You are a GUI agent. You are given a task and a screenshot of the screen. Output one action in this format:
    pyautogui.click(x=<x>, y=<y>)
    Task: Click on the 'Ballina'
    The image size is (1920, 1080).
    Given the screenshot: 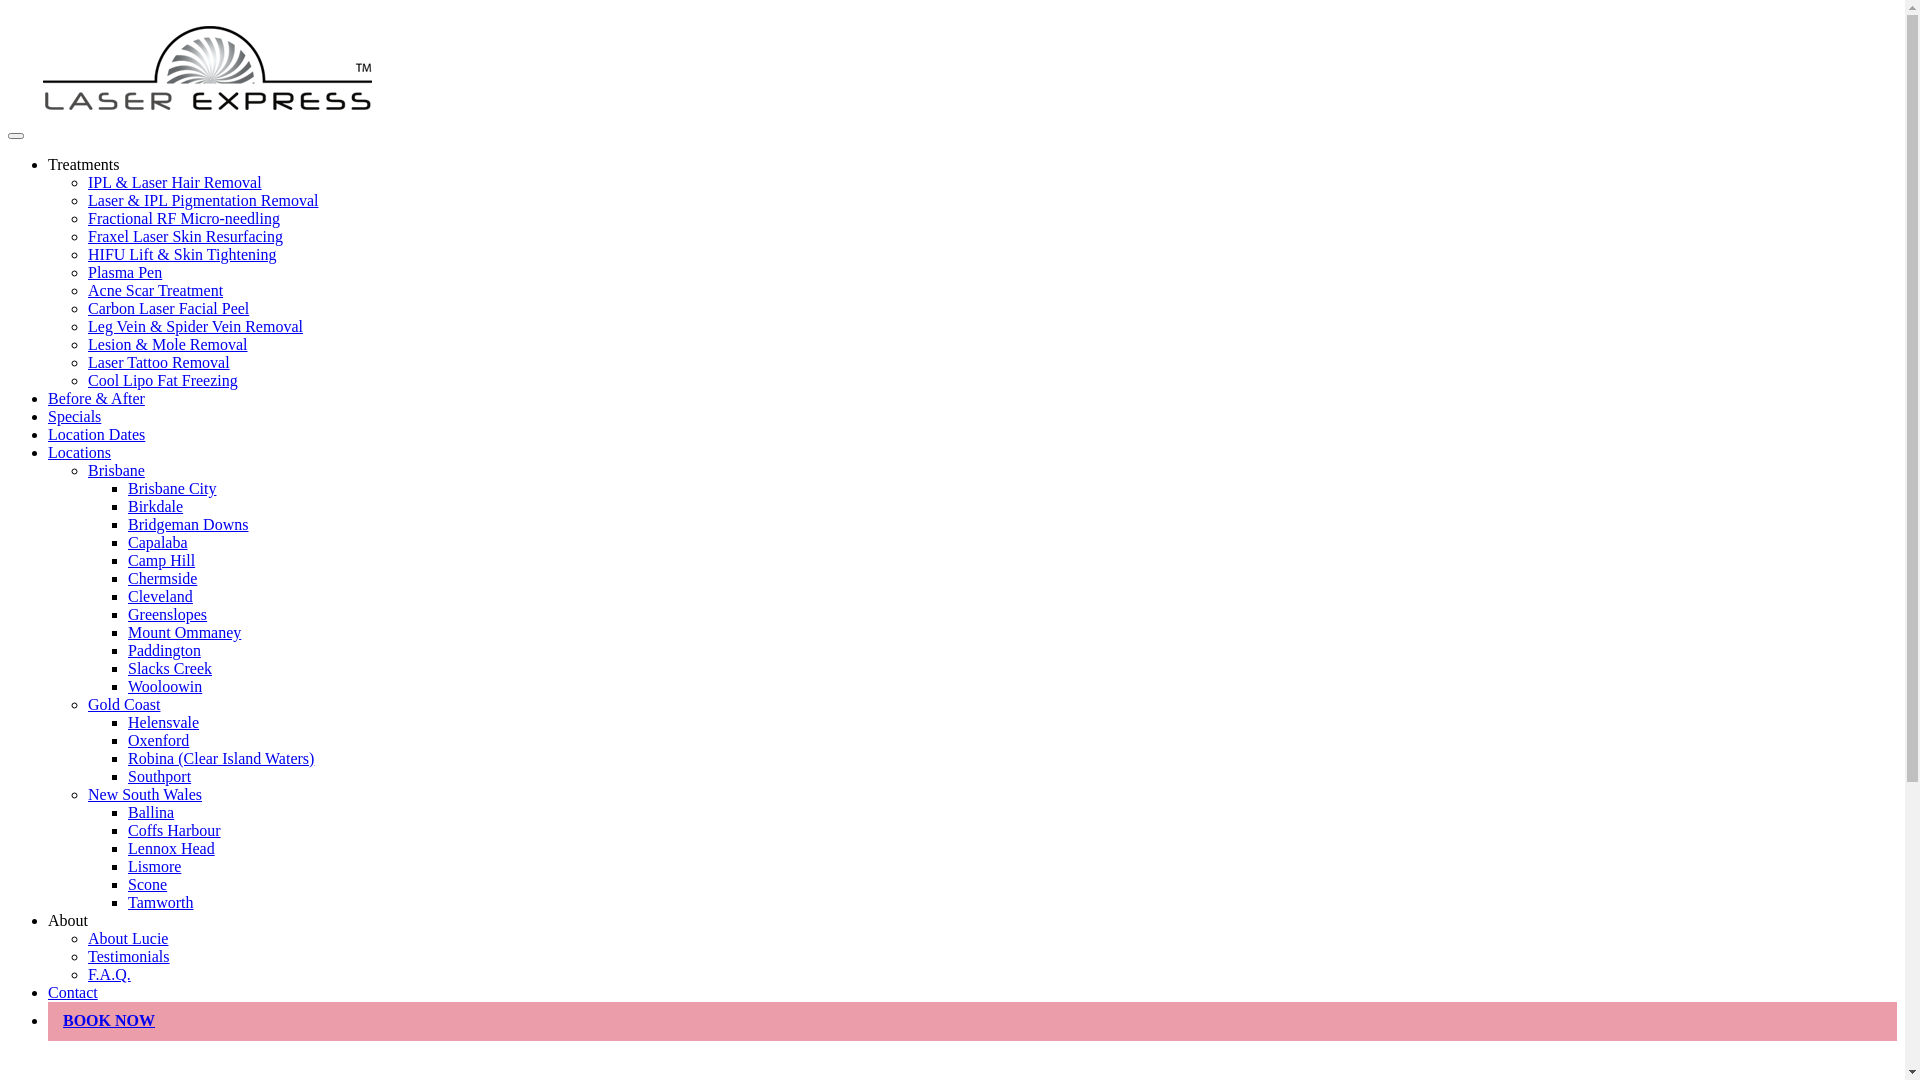 What is the action you would take?
    pyautogui.click(x=149, y=812)
    